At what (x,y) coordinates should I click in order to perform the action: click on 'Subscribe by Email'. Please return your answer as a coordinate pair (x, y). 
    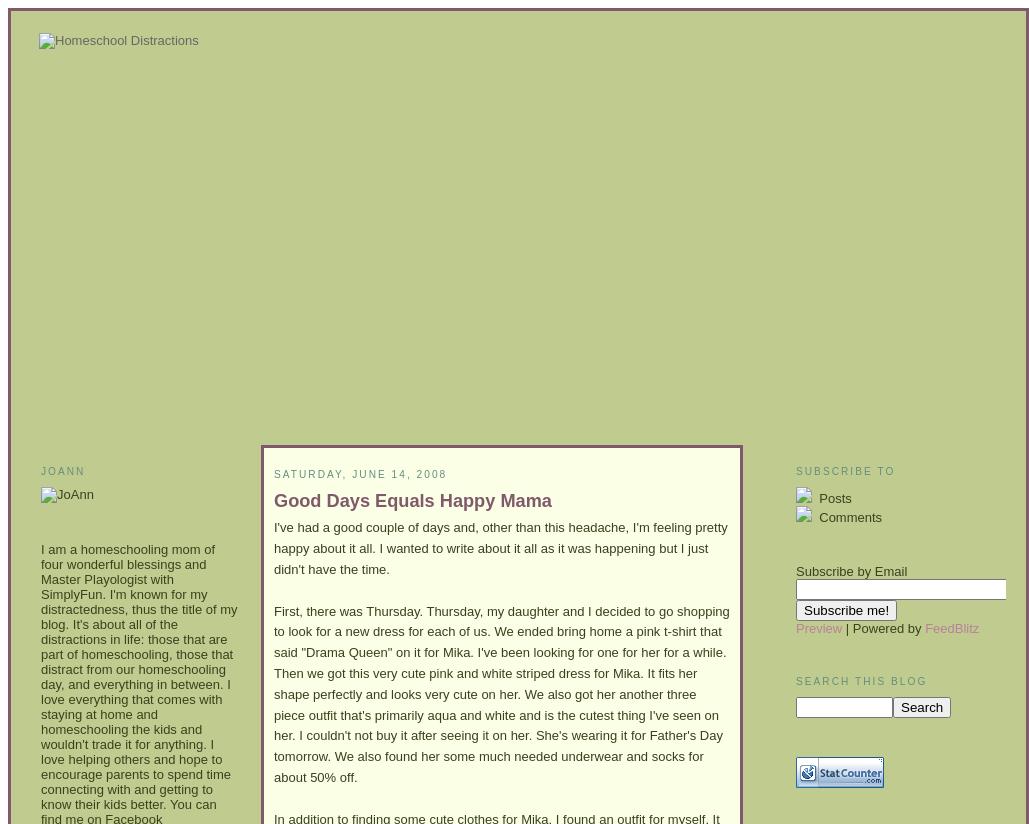
    Looking at the image, I should click on (796, 569).